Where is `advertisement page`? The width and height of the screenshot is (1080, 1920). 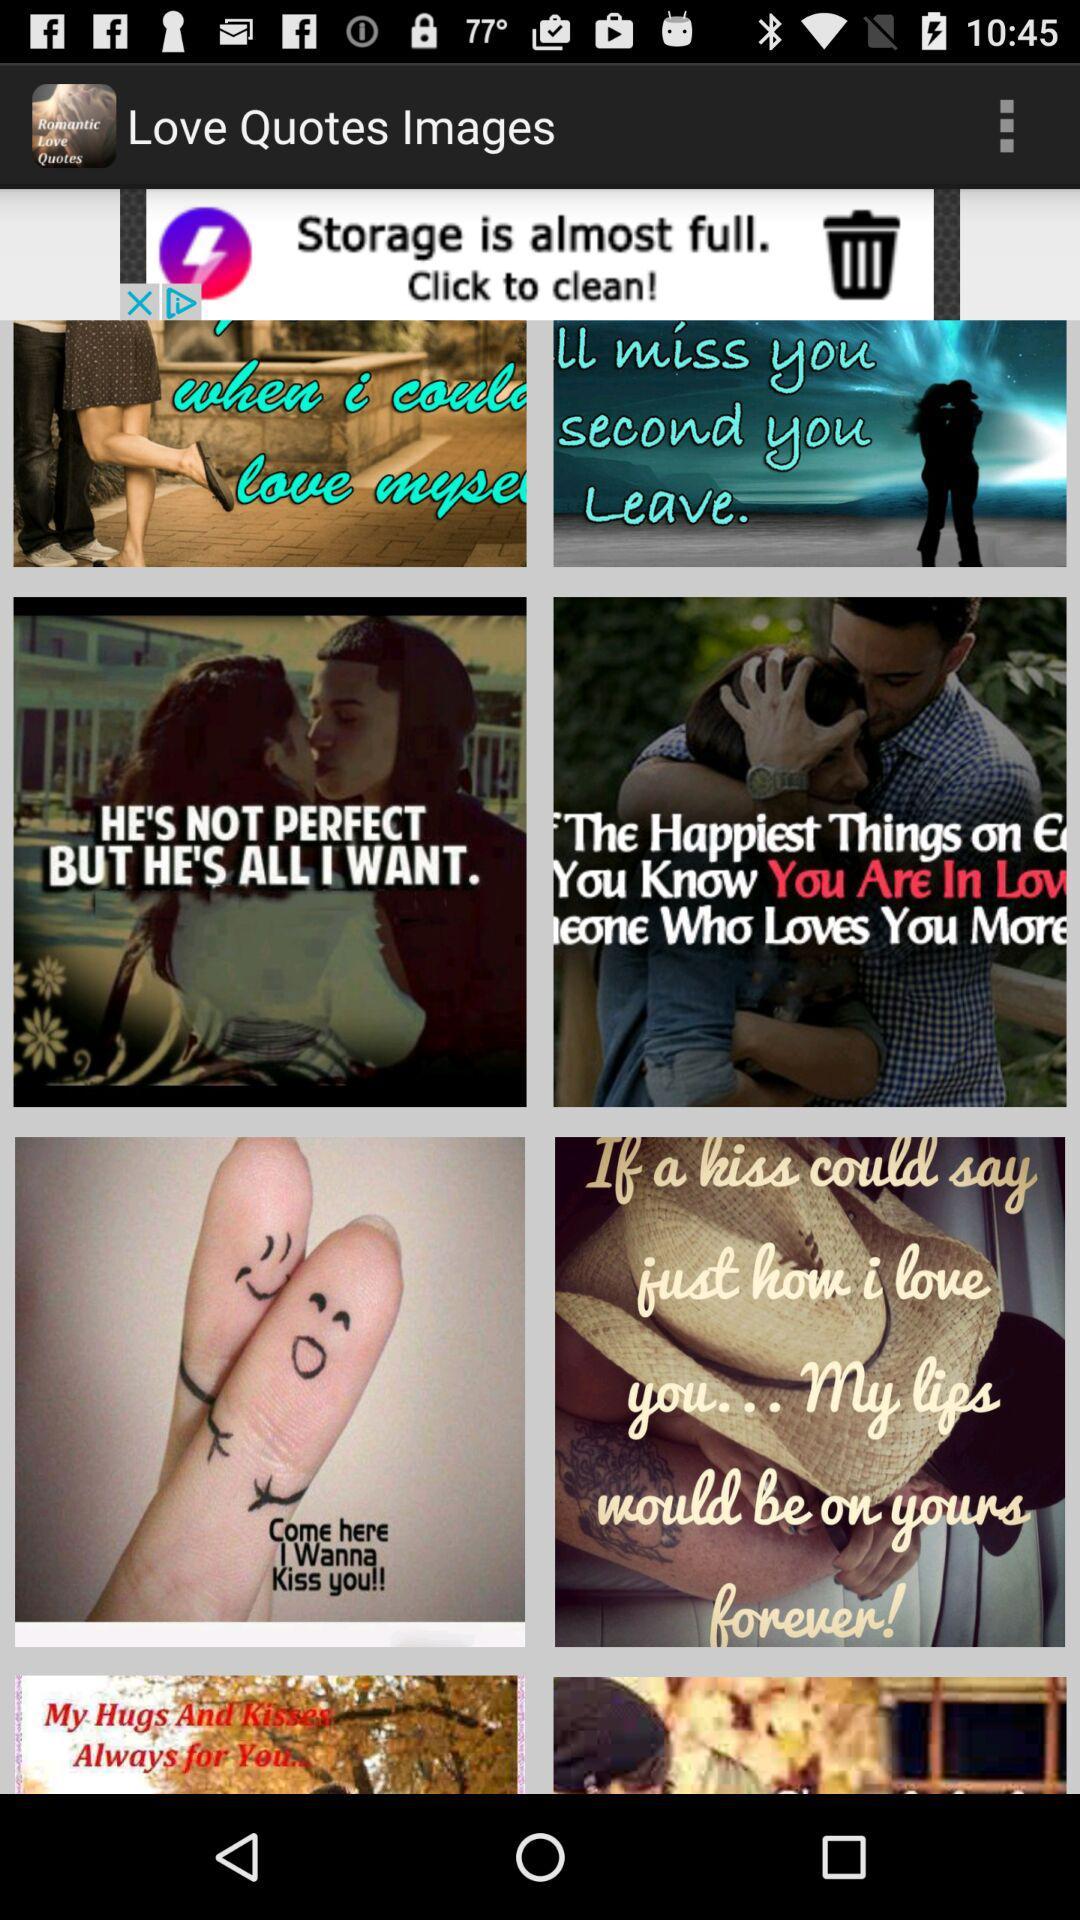 advertisement page is located at coordinates (540, 253).